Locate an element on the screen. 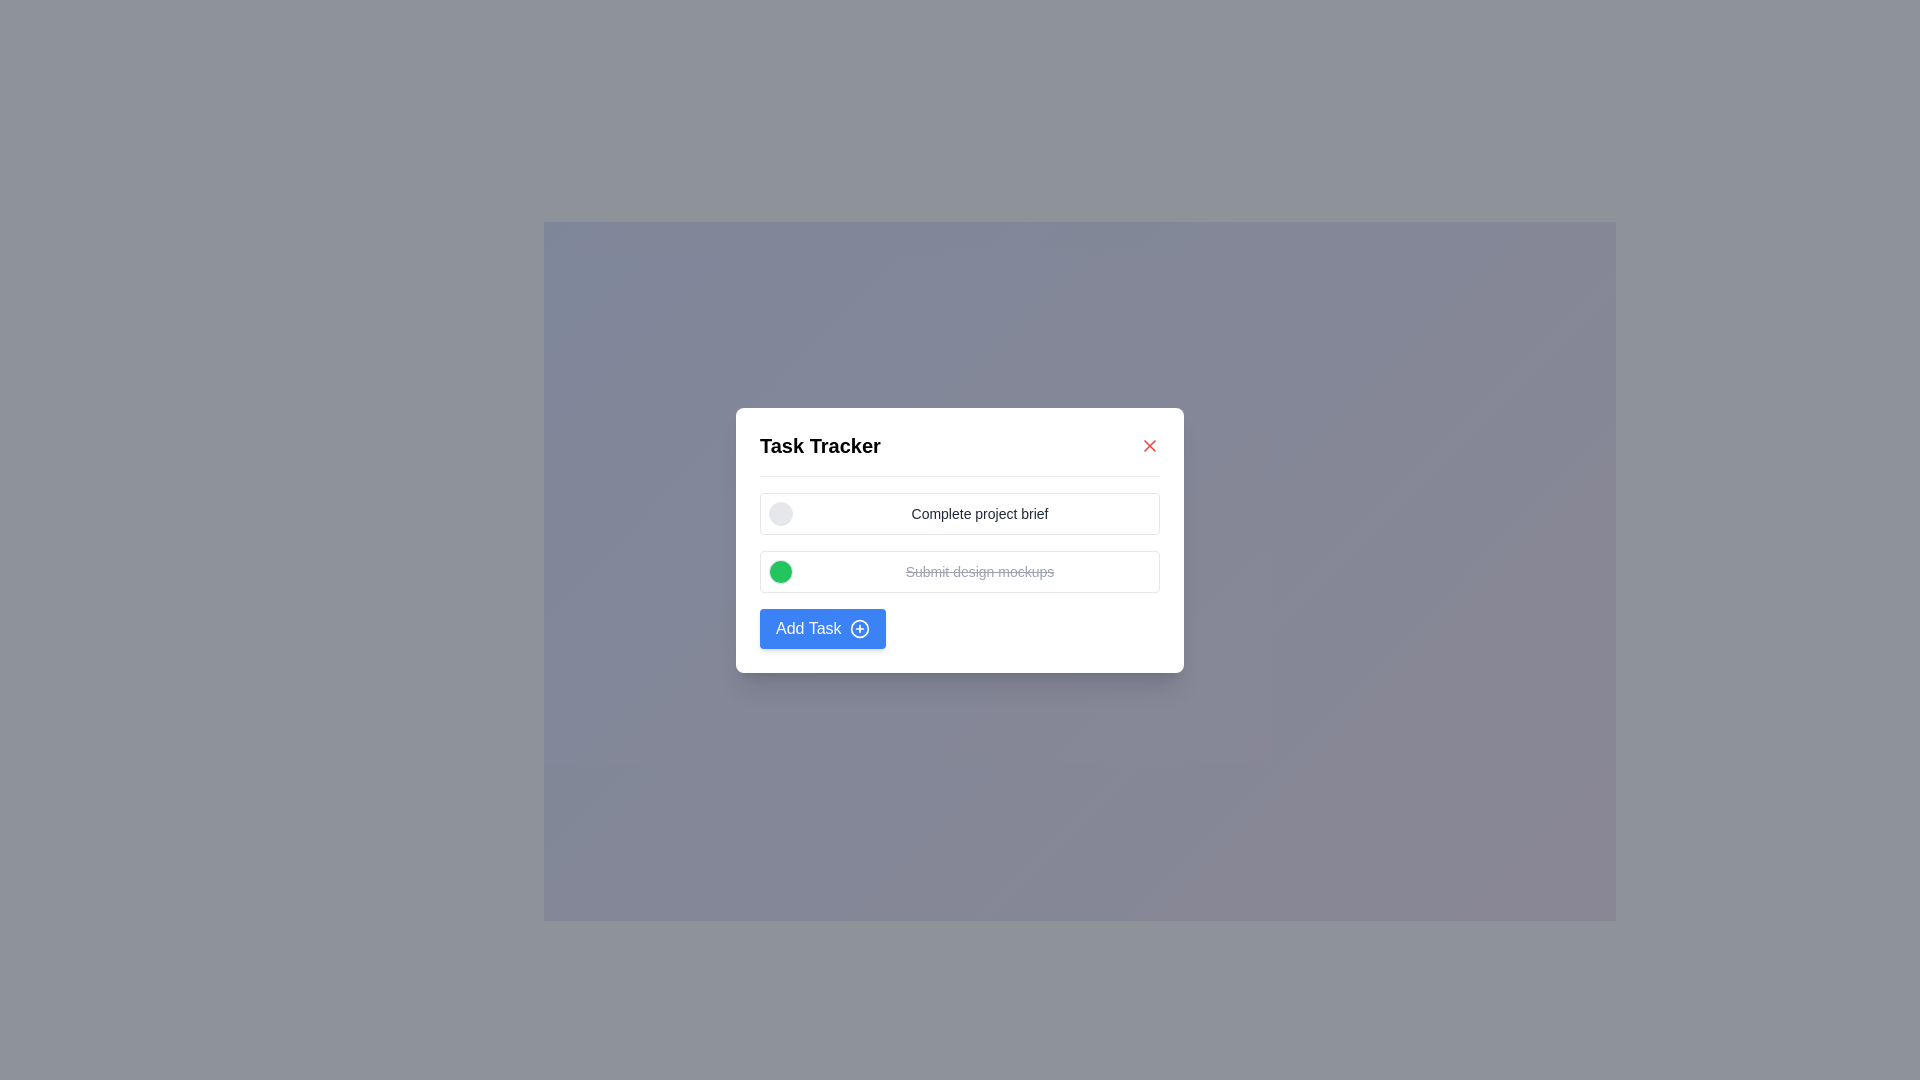 The width and height of the screenshot is (1920, 1080). the close button located at the upper-right corner of the 'Task Tracker' dialog window is located at coordinates (1150, 443).